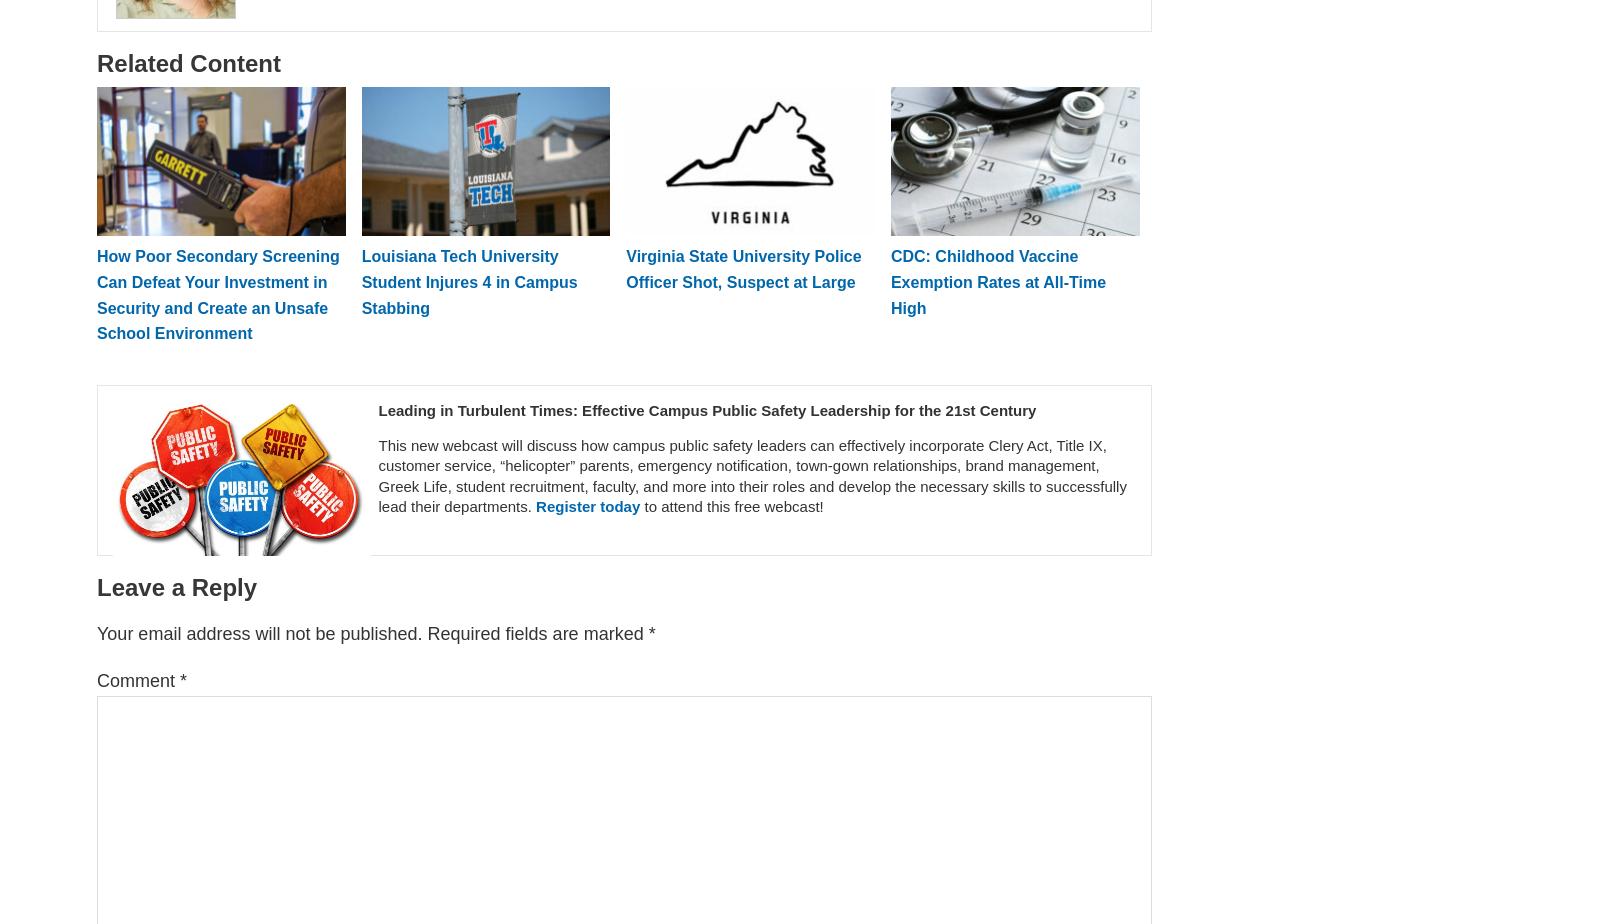 This screenshot has width=1600, height=924. Describe the element at coordinates (259, 633) in the screenshot. I see `'Your email address will not be published.'` at that location.